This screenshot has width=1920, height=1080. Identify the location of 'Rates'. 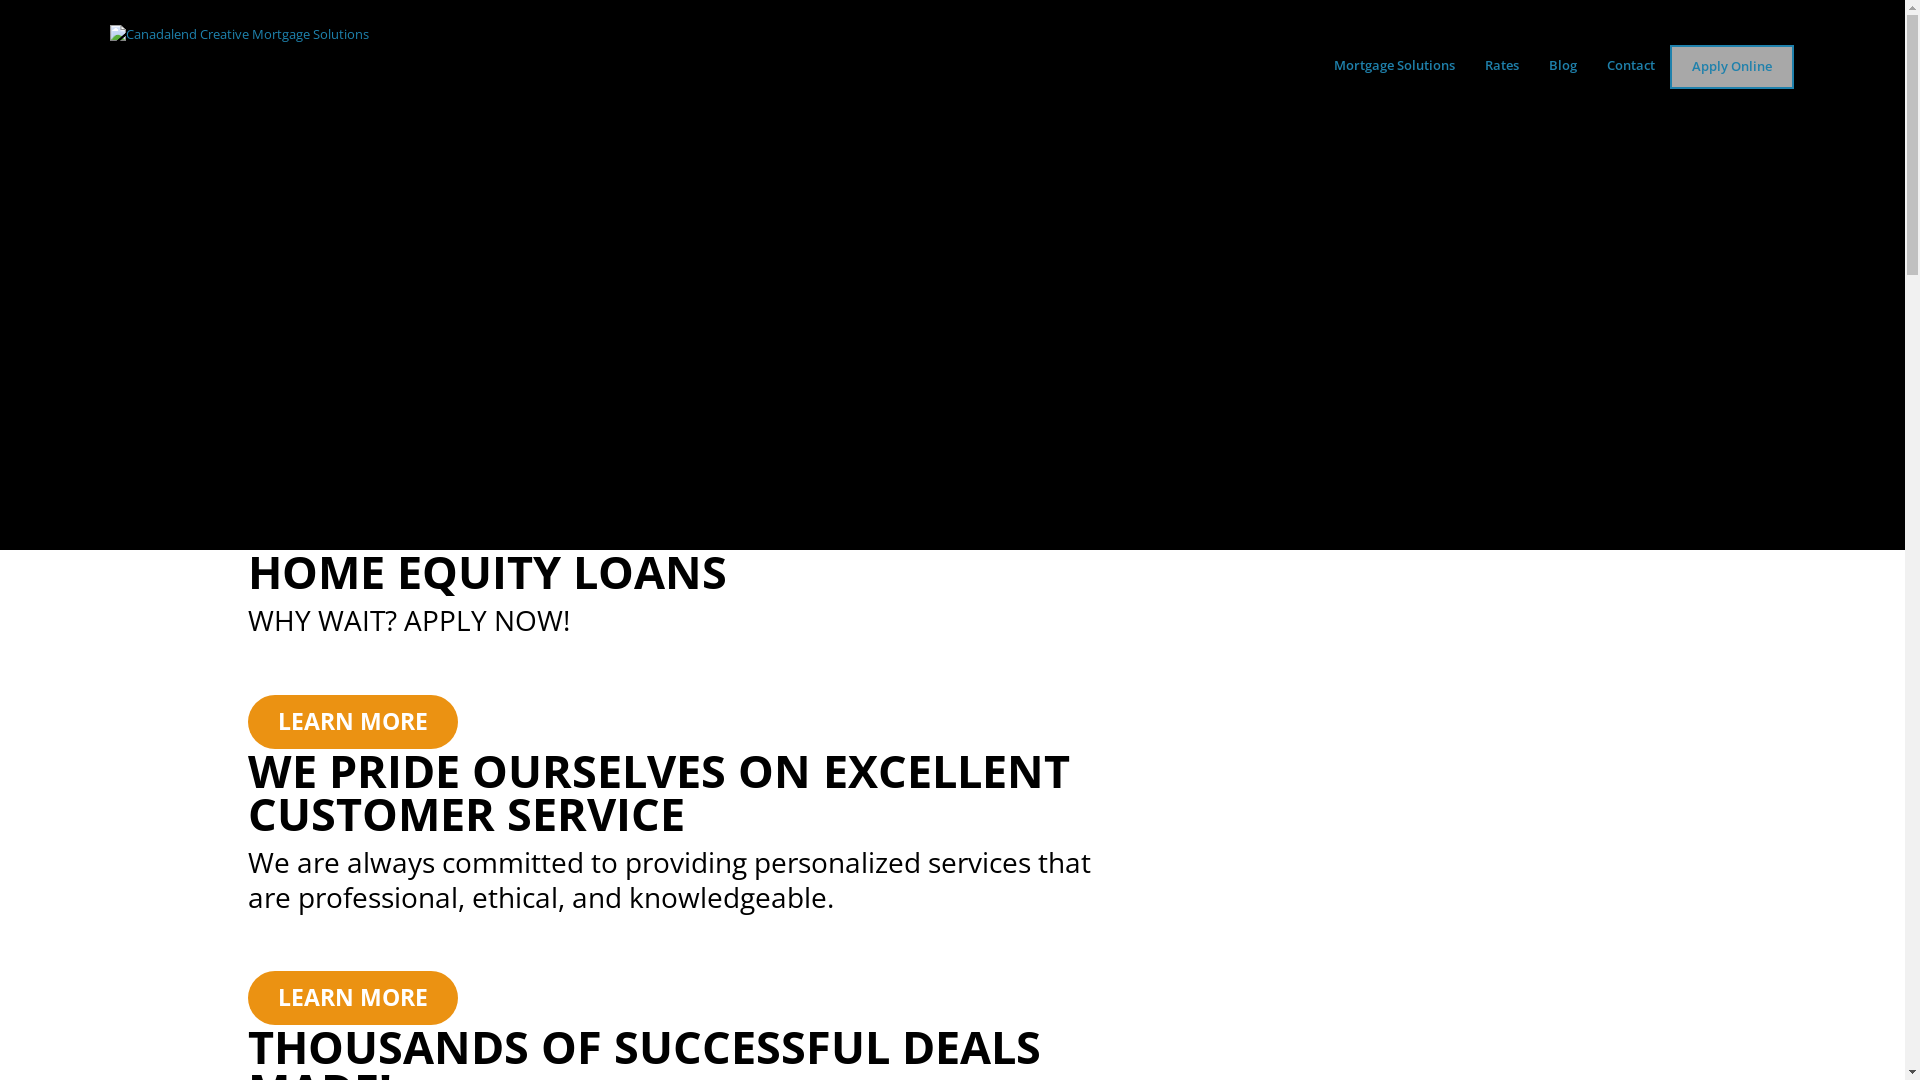
(1469, 64).